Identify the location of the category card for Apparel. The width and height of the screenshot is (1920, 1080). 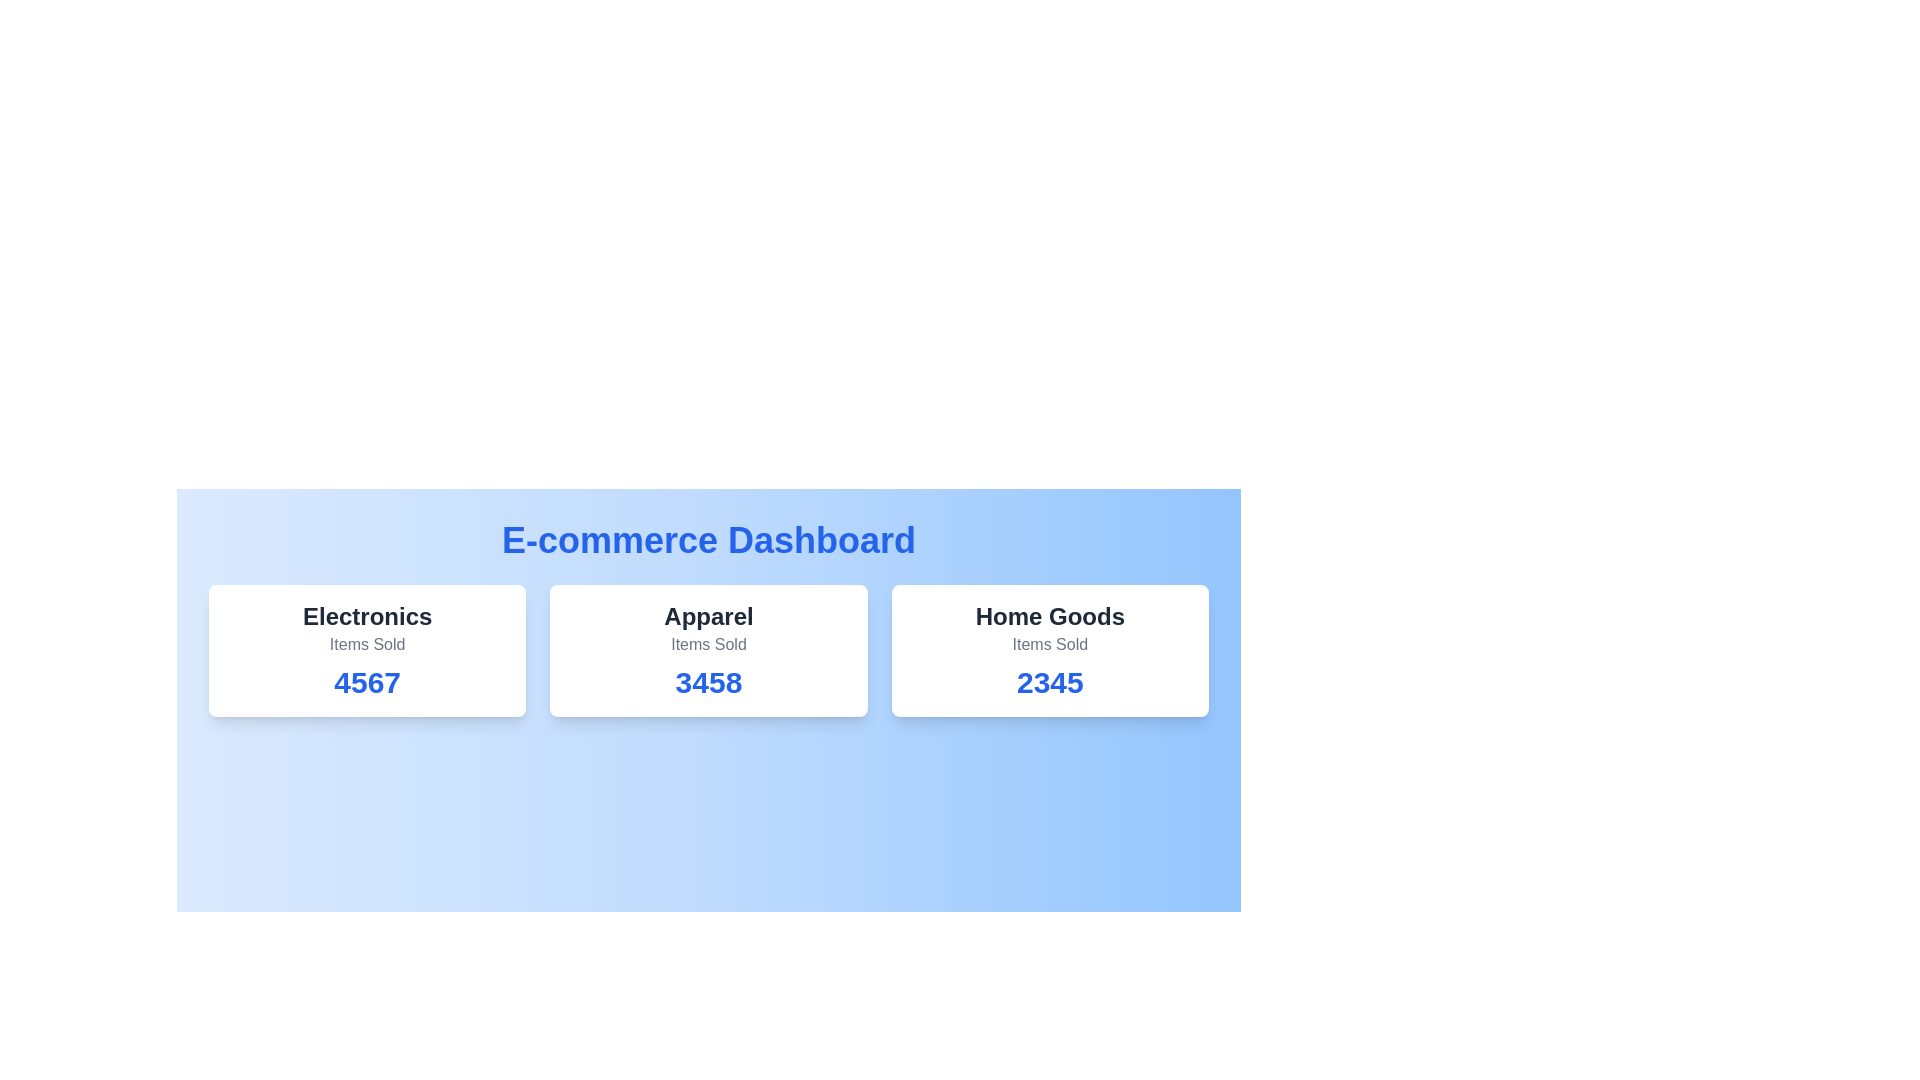
(709, 651).